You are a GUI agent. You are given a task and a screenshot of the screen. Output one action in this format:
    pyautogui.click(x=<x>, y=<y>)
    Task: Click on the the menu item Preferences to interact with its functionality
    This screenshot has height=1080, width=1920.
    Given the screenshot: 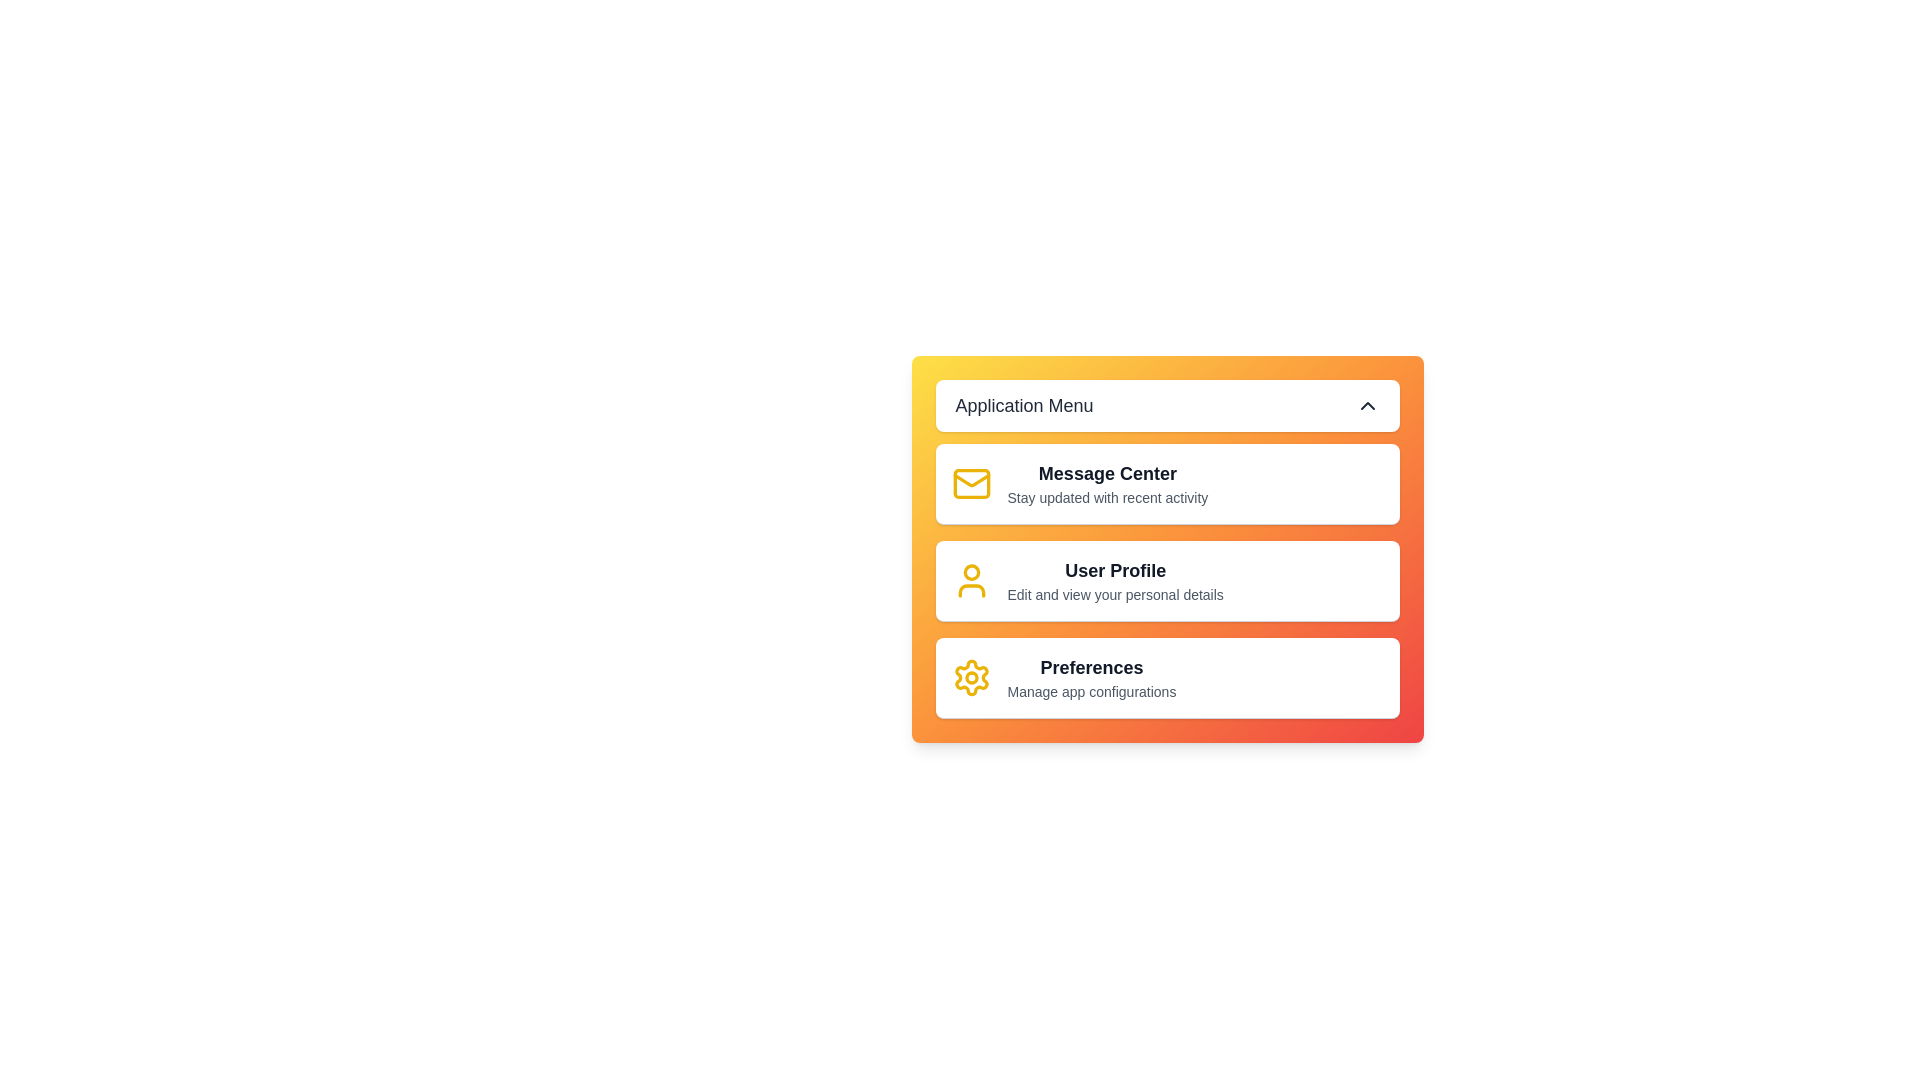 What is the action you would take?
    pyautogui.click(x=1167, y=677)
    